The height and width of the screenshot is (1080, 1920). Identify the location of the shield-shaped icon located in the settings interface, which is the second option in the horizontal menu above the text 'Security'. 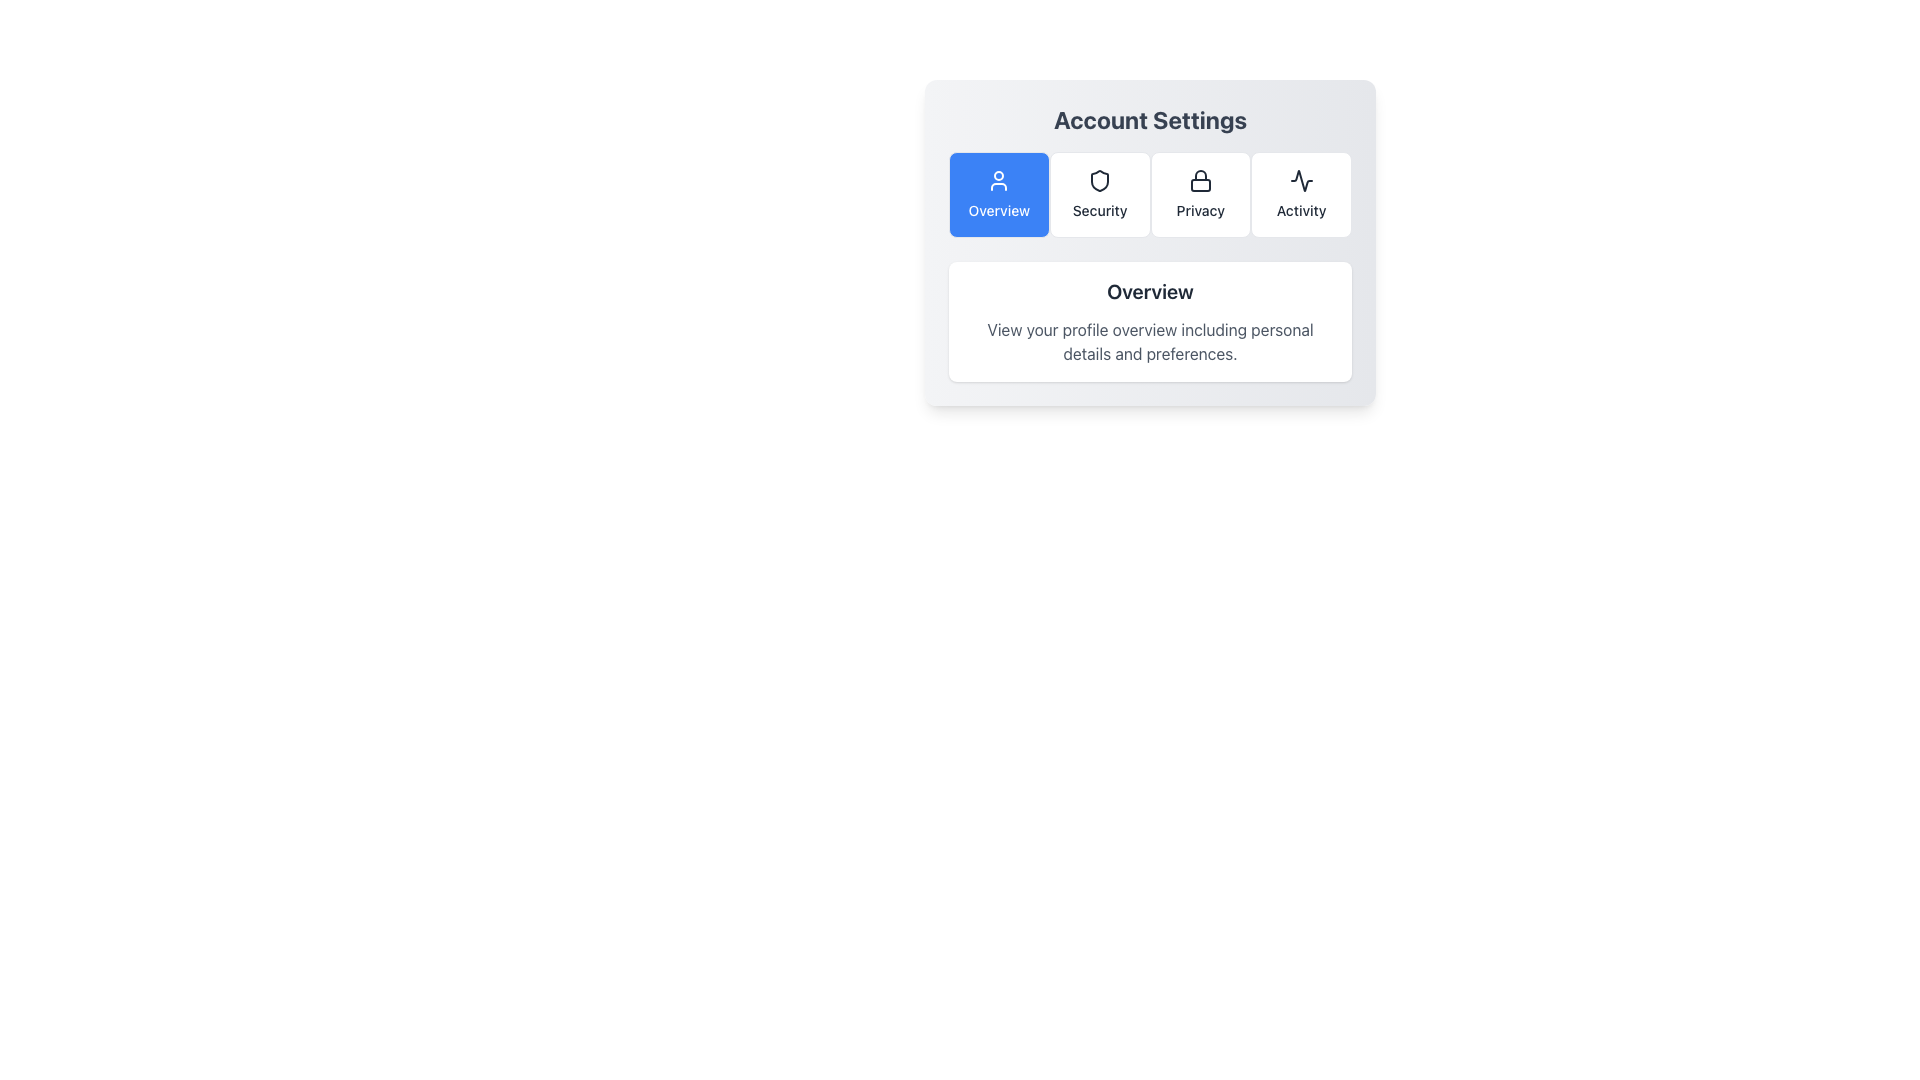
(1099, 181).